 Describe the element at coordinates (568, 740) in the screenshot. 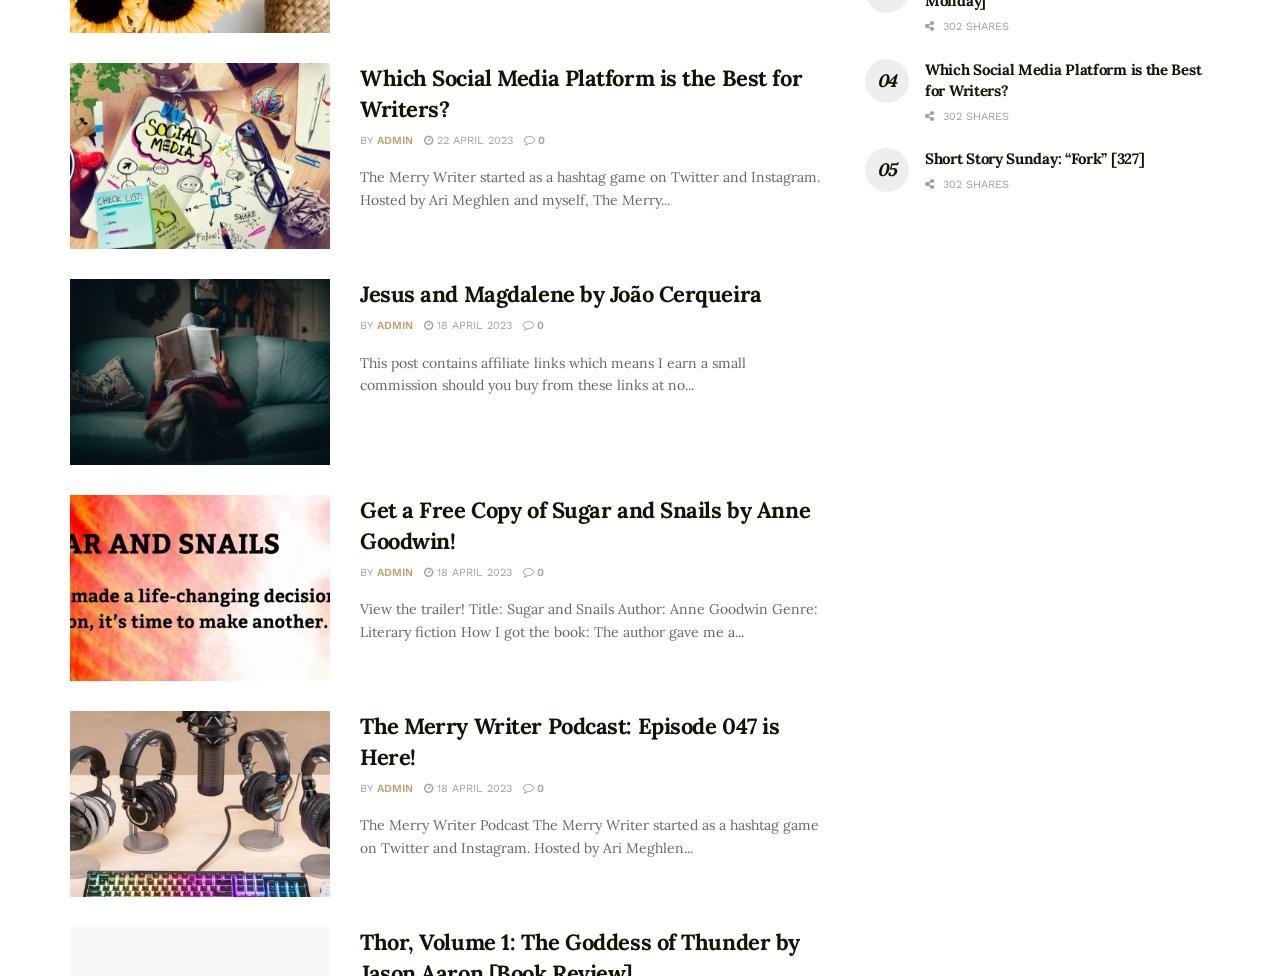

I see `'The Merry Writer Podcast: Episode 047 is Here!'` at that location.